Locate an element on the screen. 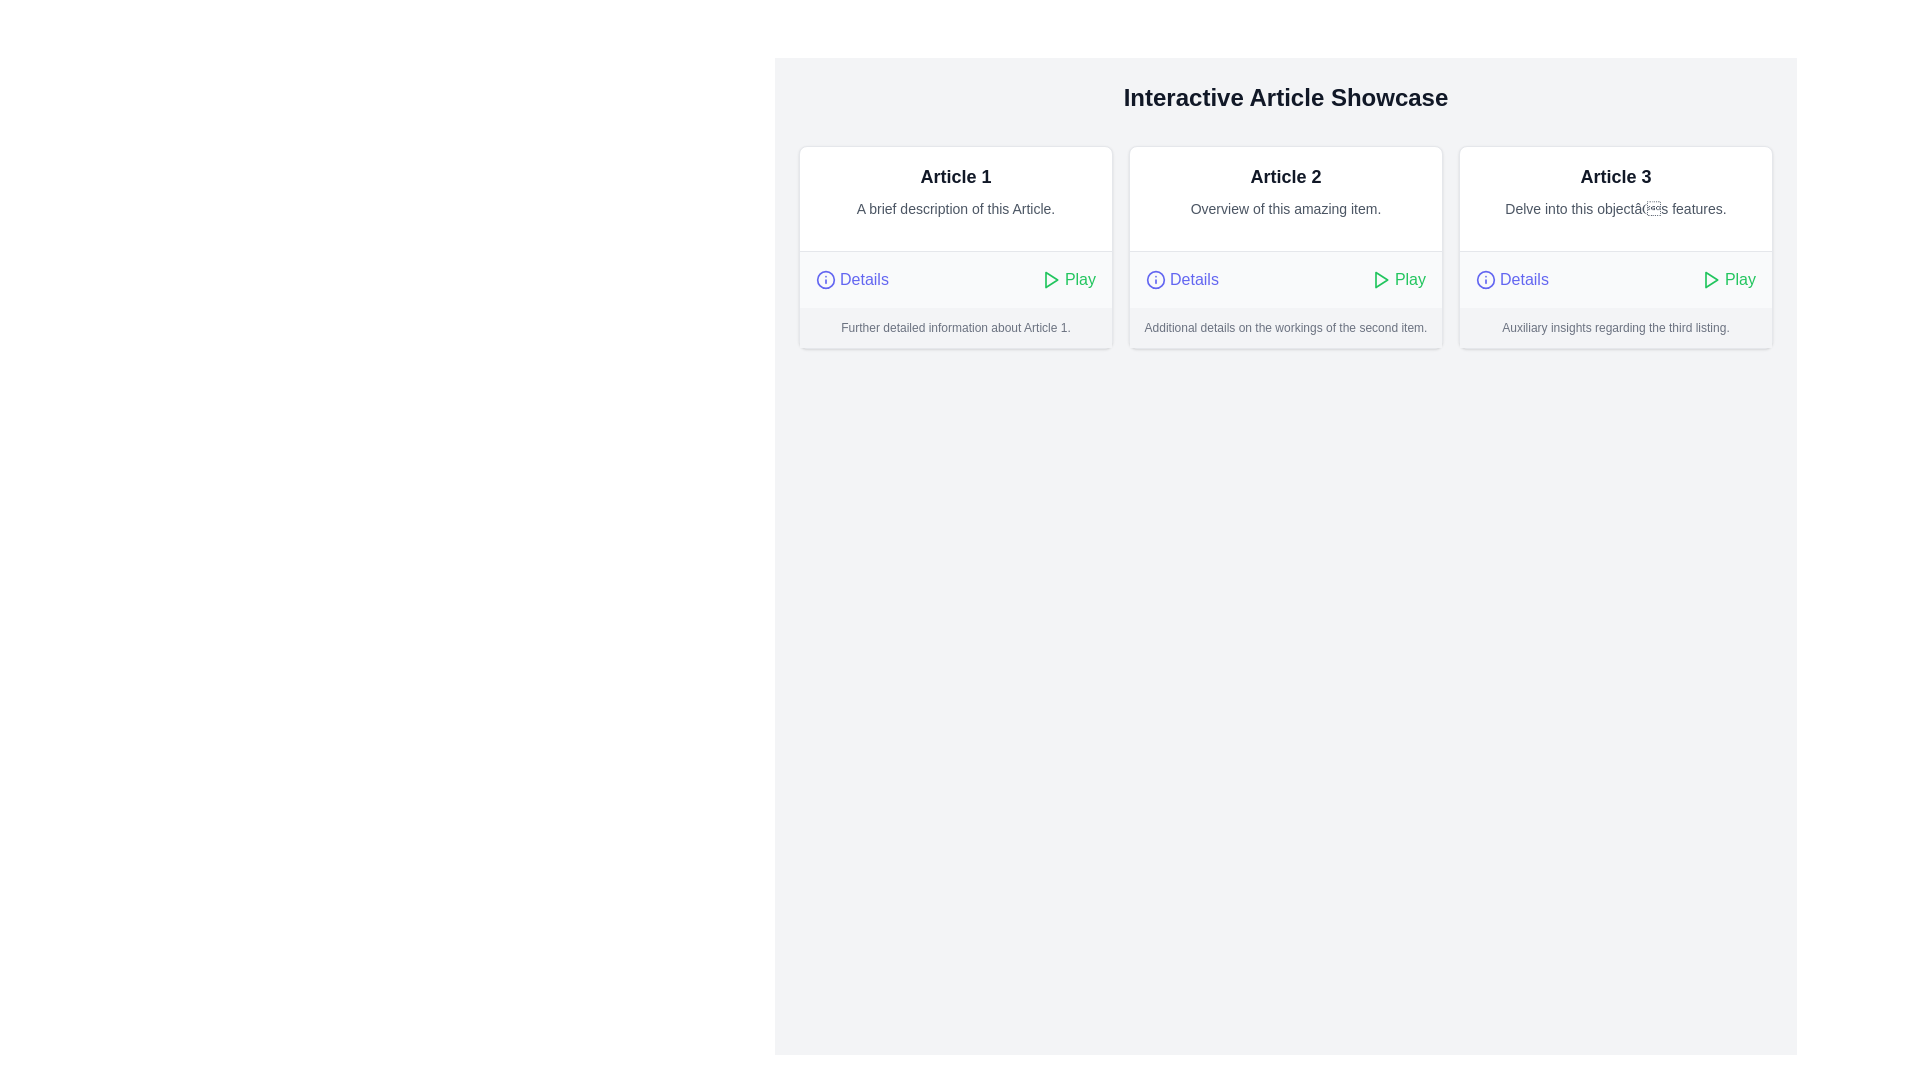 The image size is (1920, 1080). the small text block with a gray background and light gray text located at the bottom of the 'Article 2' card, beneath the 'Details' and 'Play' elements is located at coordinates (1286, 326).